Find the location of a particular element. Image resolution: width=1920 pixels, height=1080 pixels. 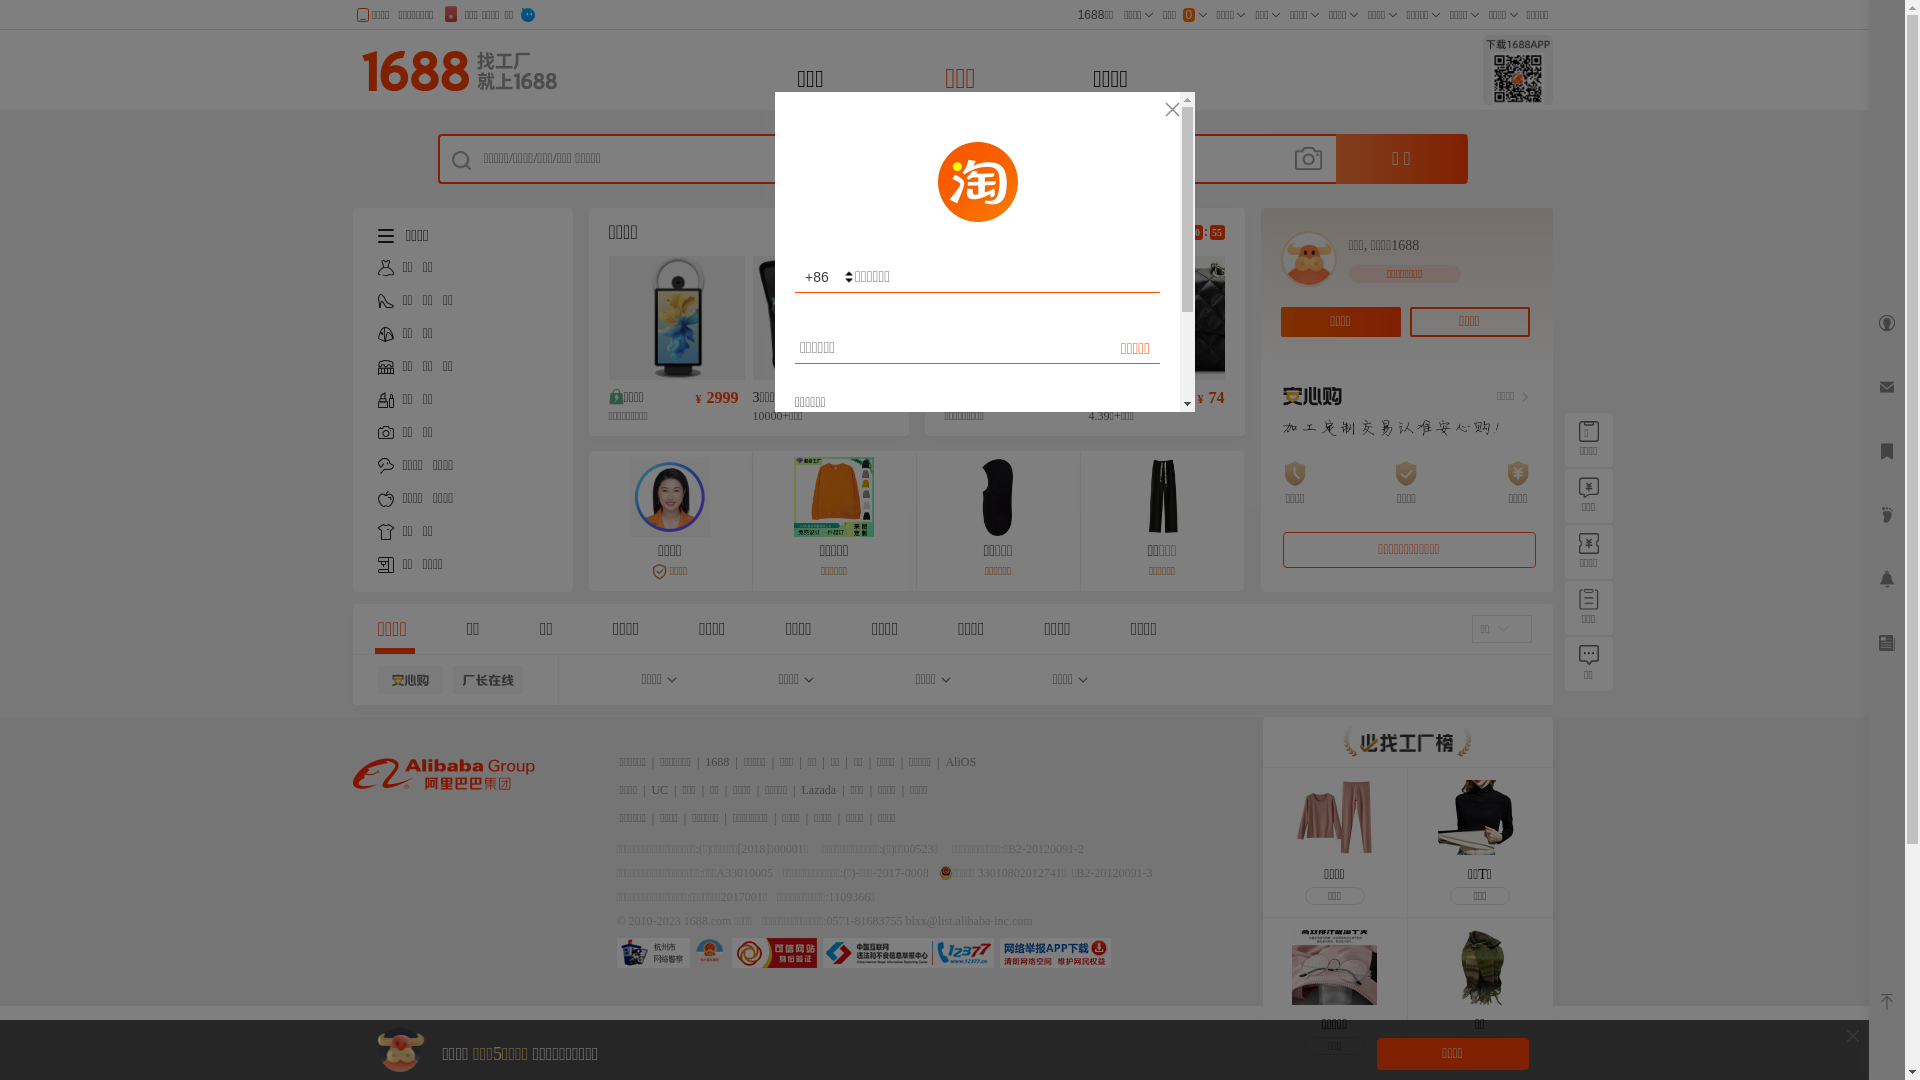

'AliOS' is located at coordinates (944, 762).